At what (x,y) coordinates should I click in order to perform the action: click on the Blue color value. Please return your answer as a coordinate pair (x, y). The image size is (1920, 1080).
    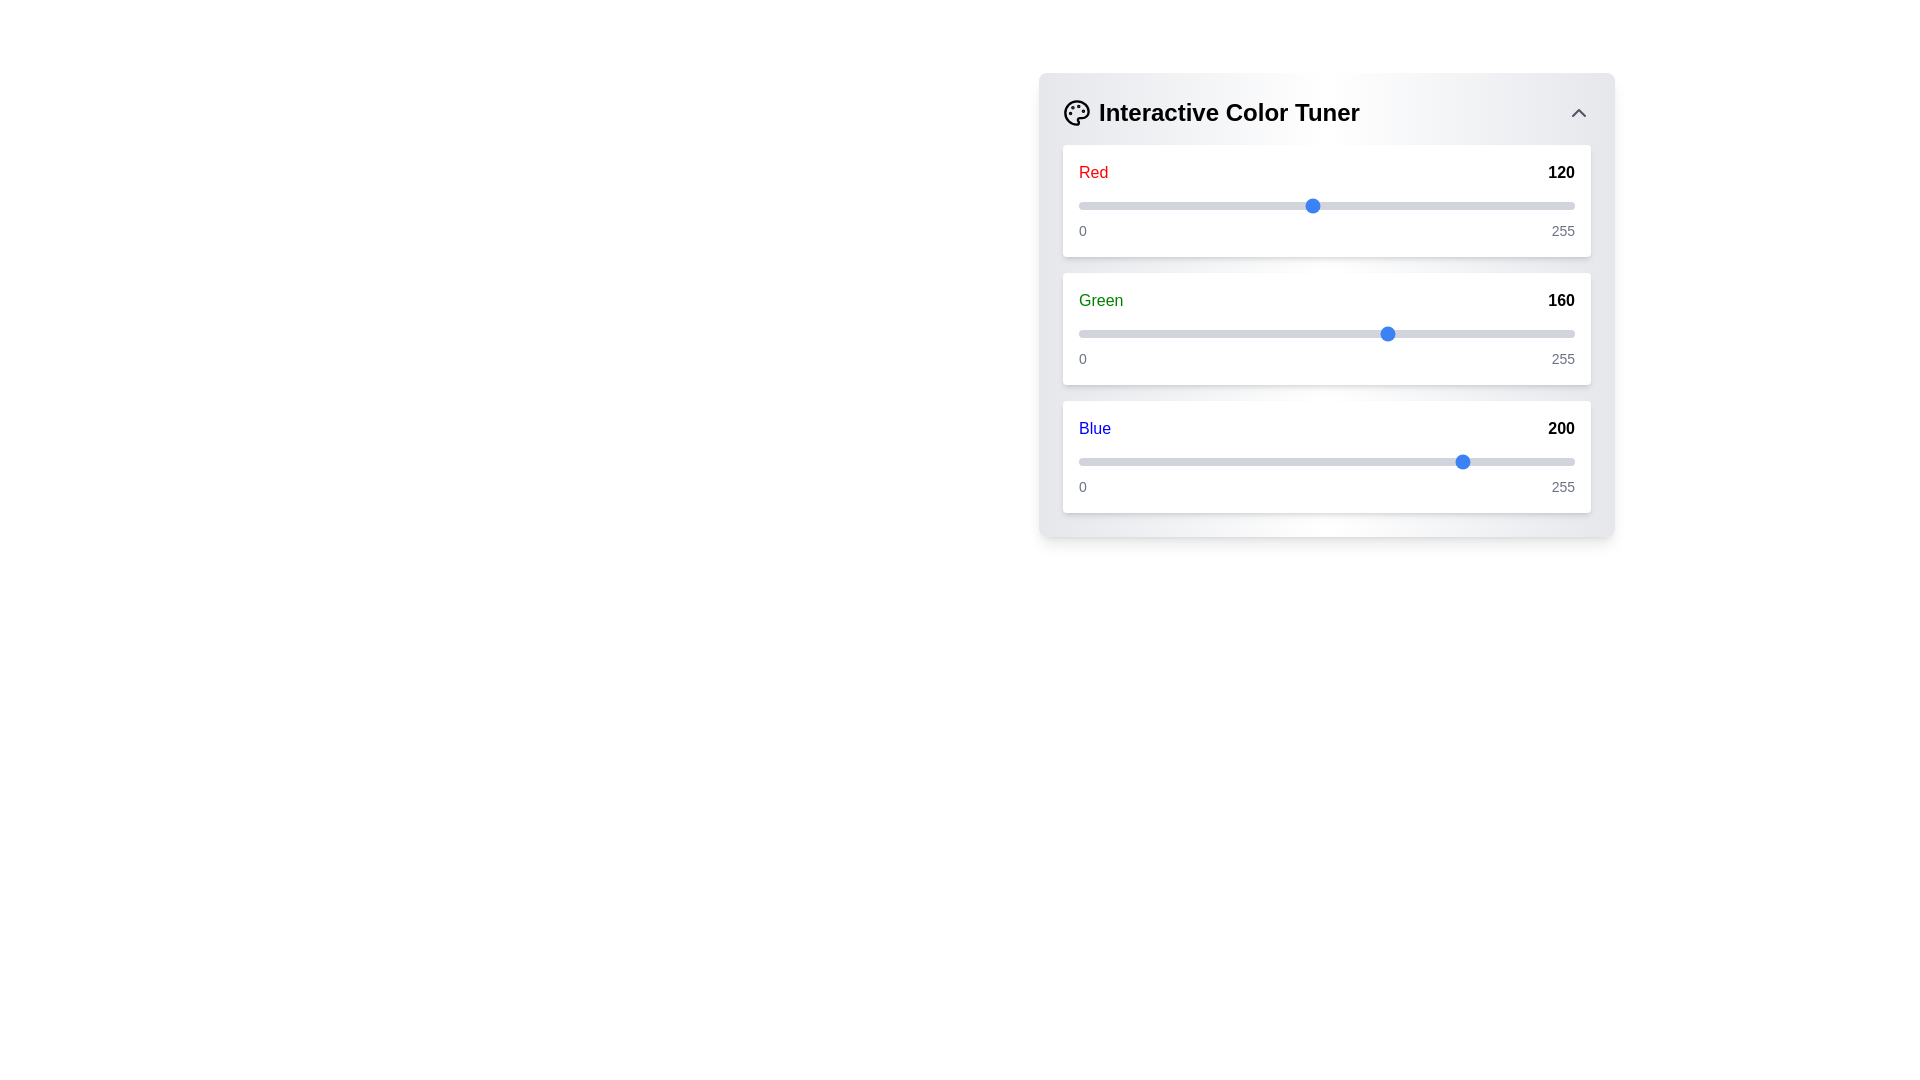
    Looking at the image, I should click on (1335, 462).